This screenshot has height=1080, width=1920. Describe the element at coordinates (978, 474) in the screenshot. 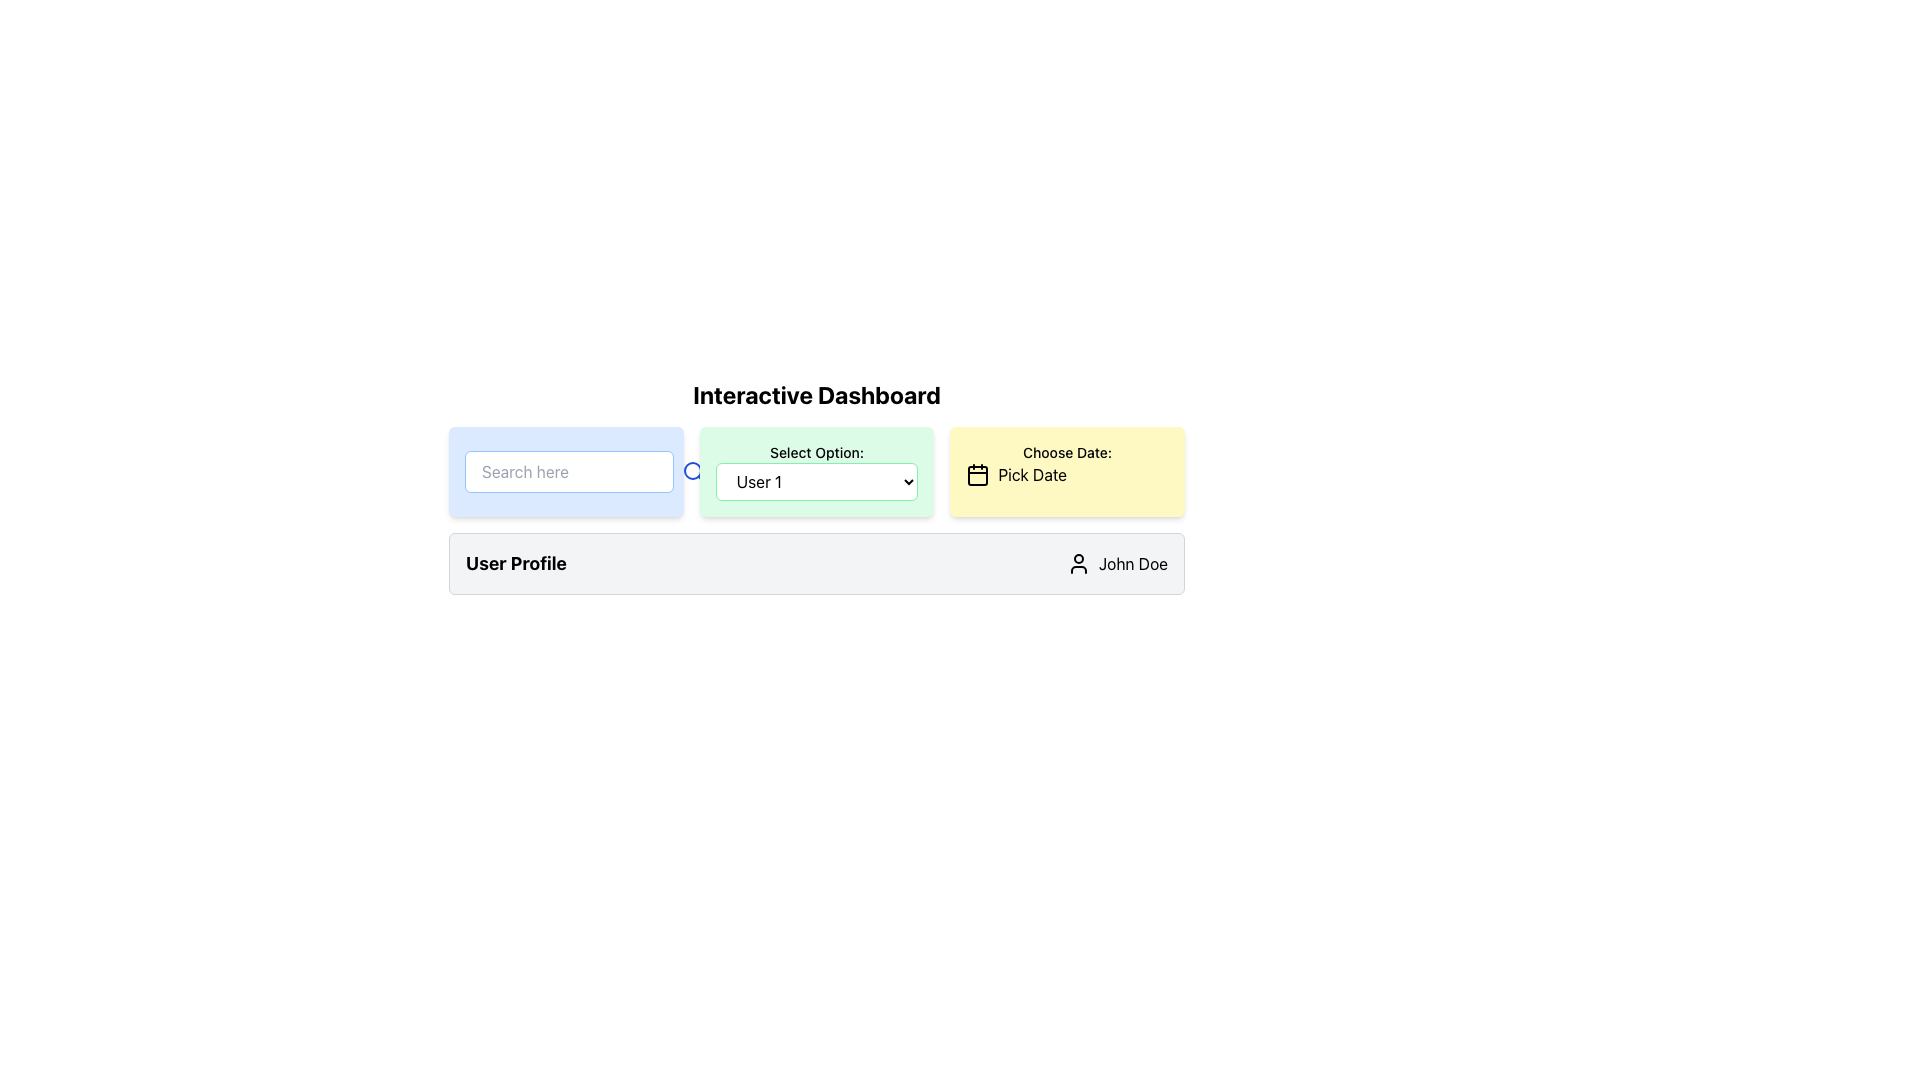

I see `the calendar icon located to the left of the 'Pick Date' text in the 'Choose Date:' section, which is styled with black strokes on a transparent background` at that location.